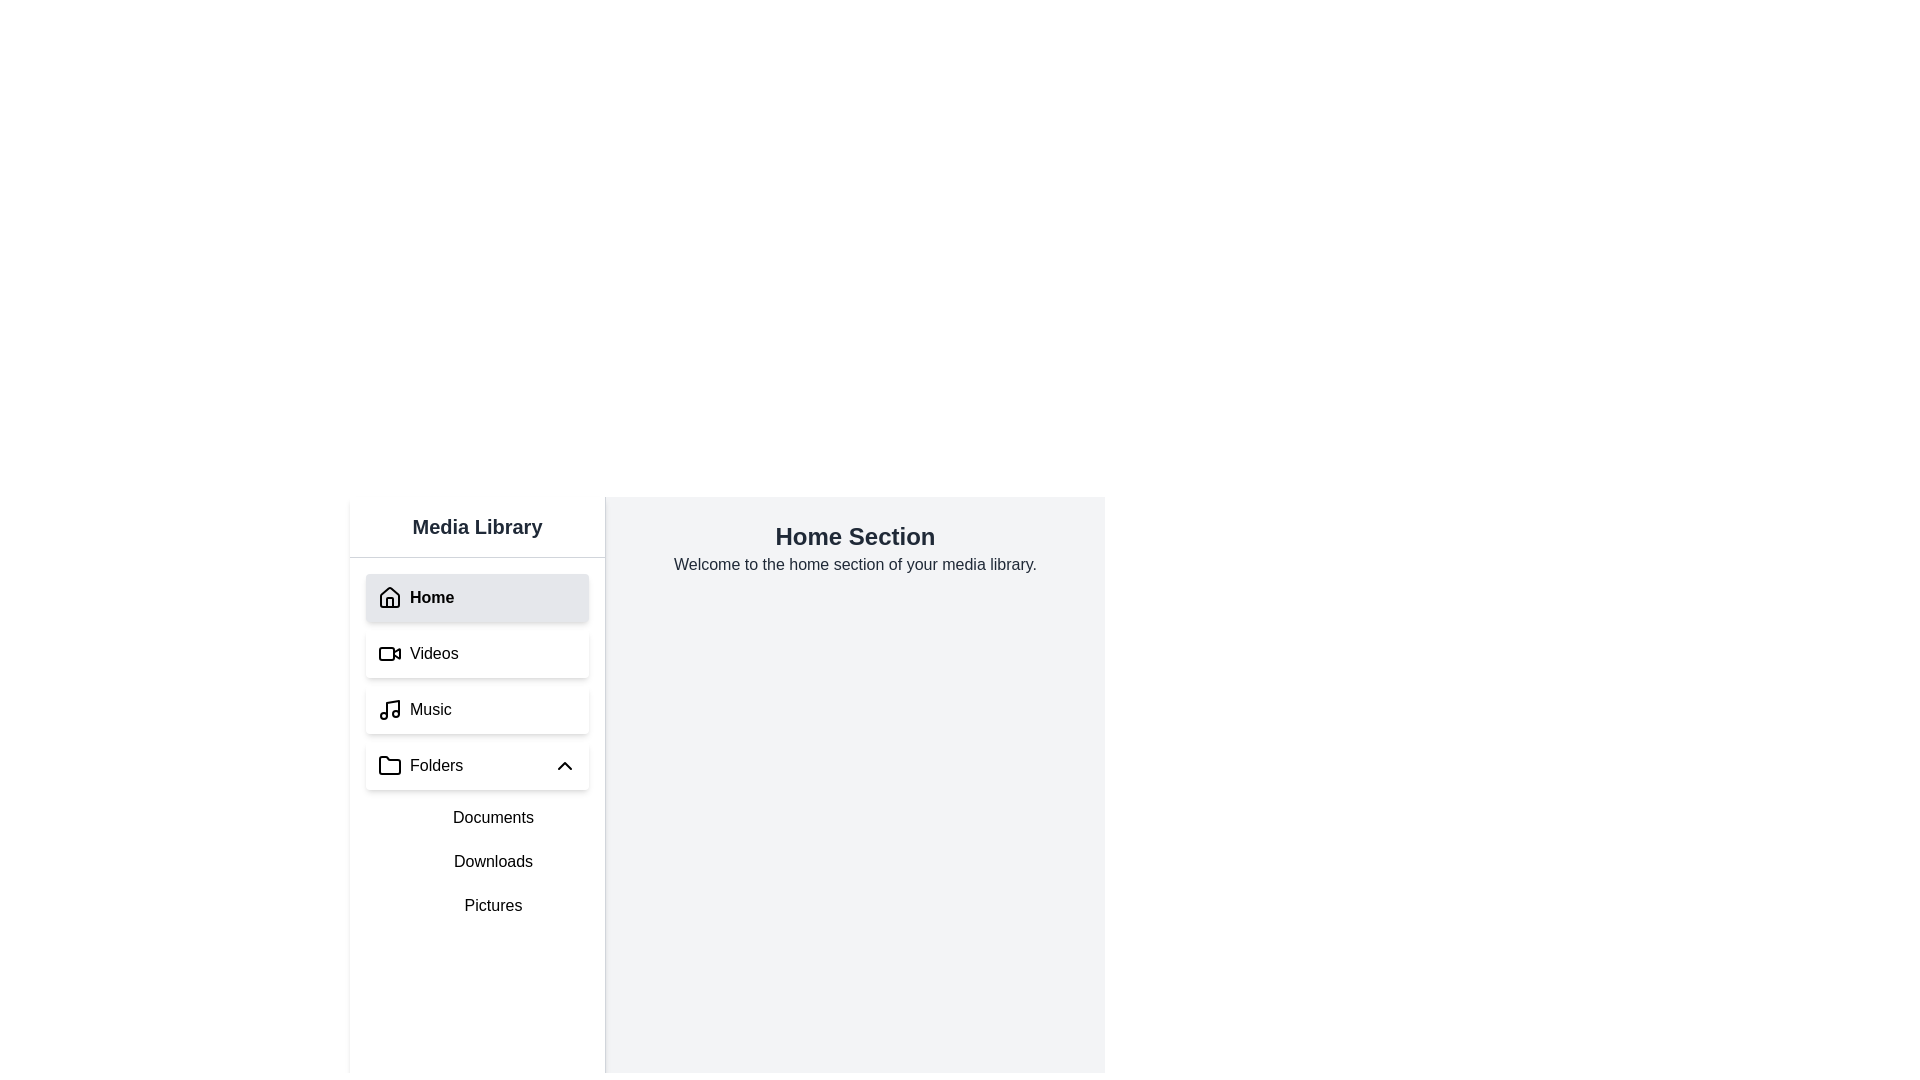 The image size is (1920, 1080). I want to click on the navigation menu located, so click(476, 749).